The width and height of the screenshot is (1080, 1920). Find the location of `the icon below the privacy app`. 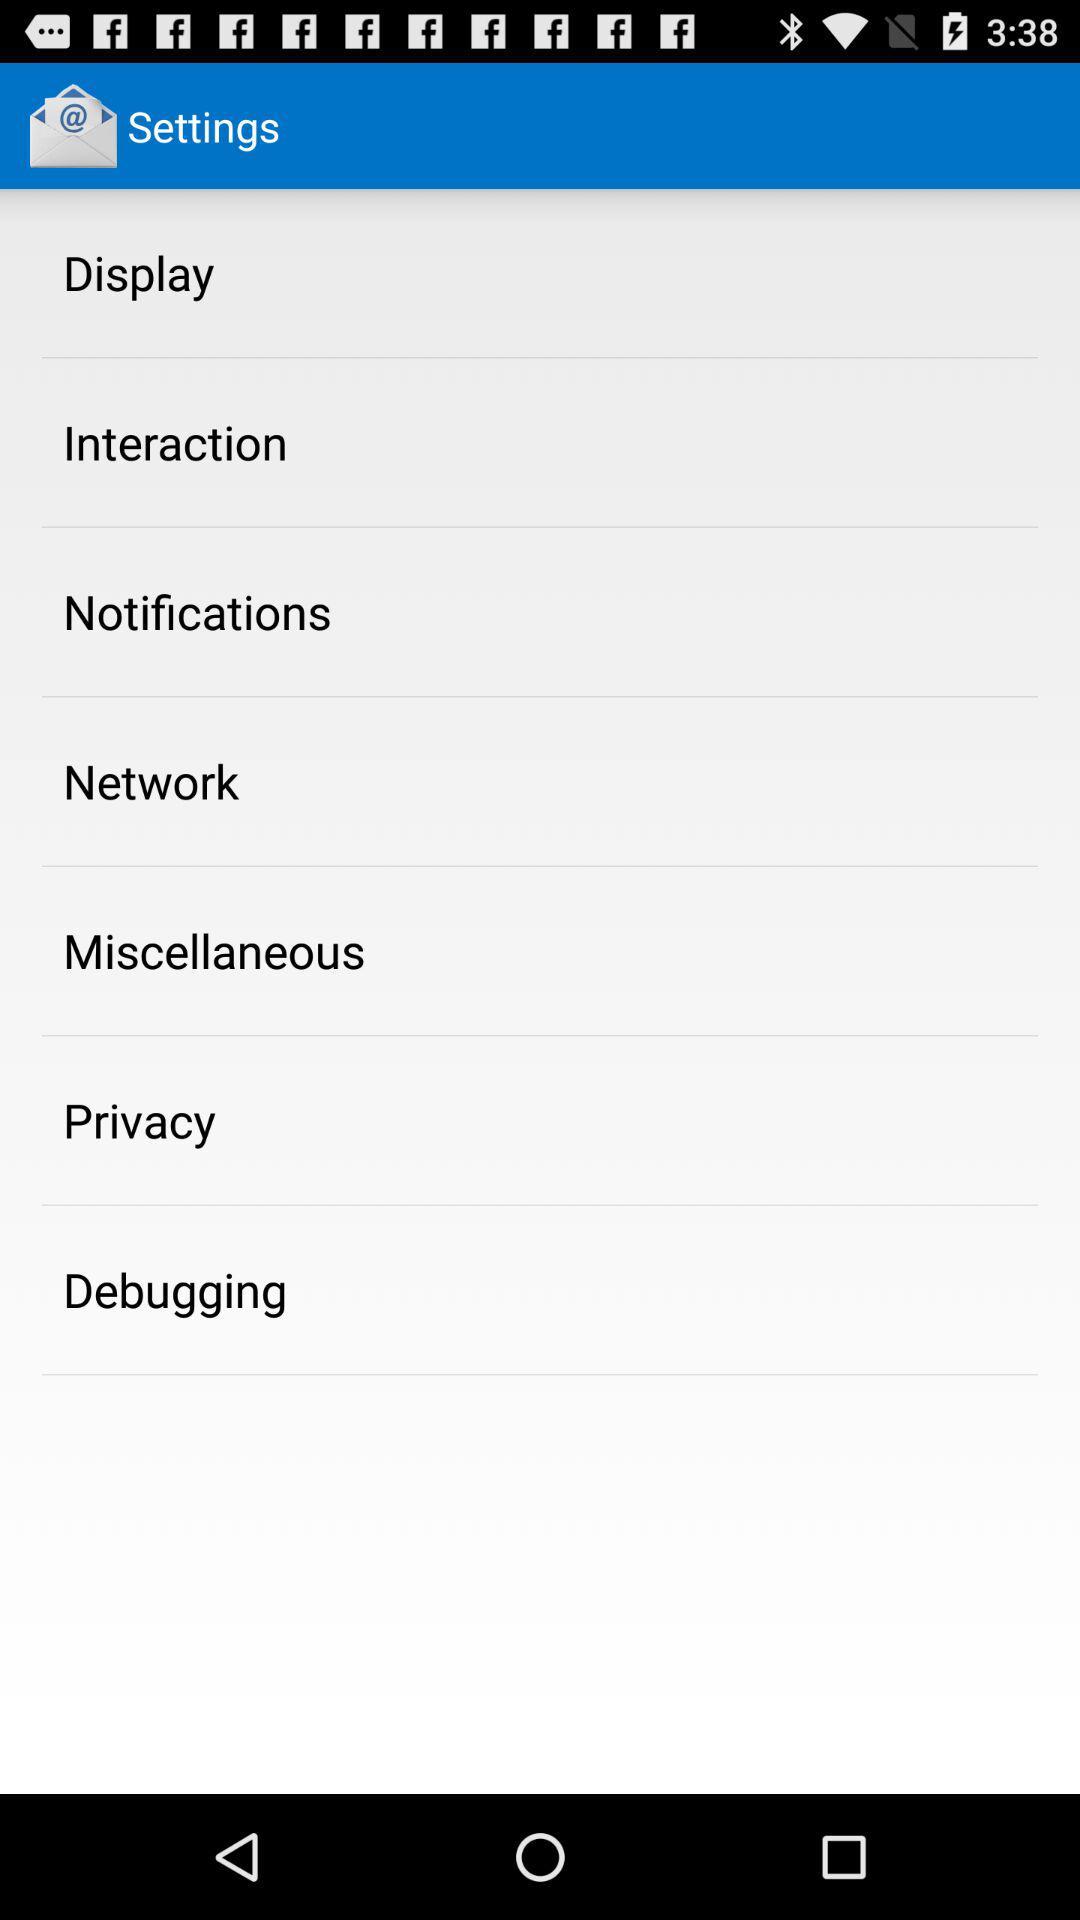

the icon below the privacy app is located at coordinates (174, 1289).